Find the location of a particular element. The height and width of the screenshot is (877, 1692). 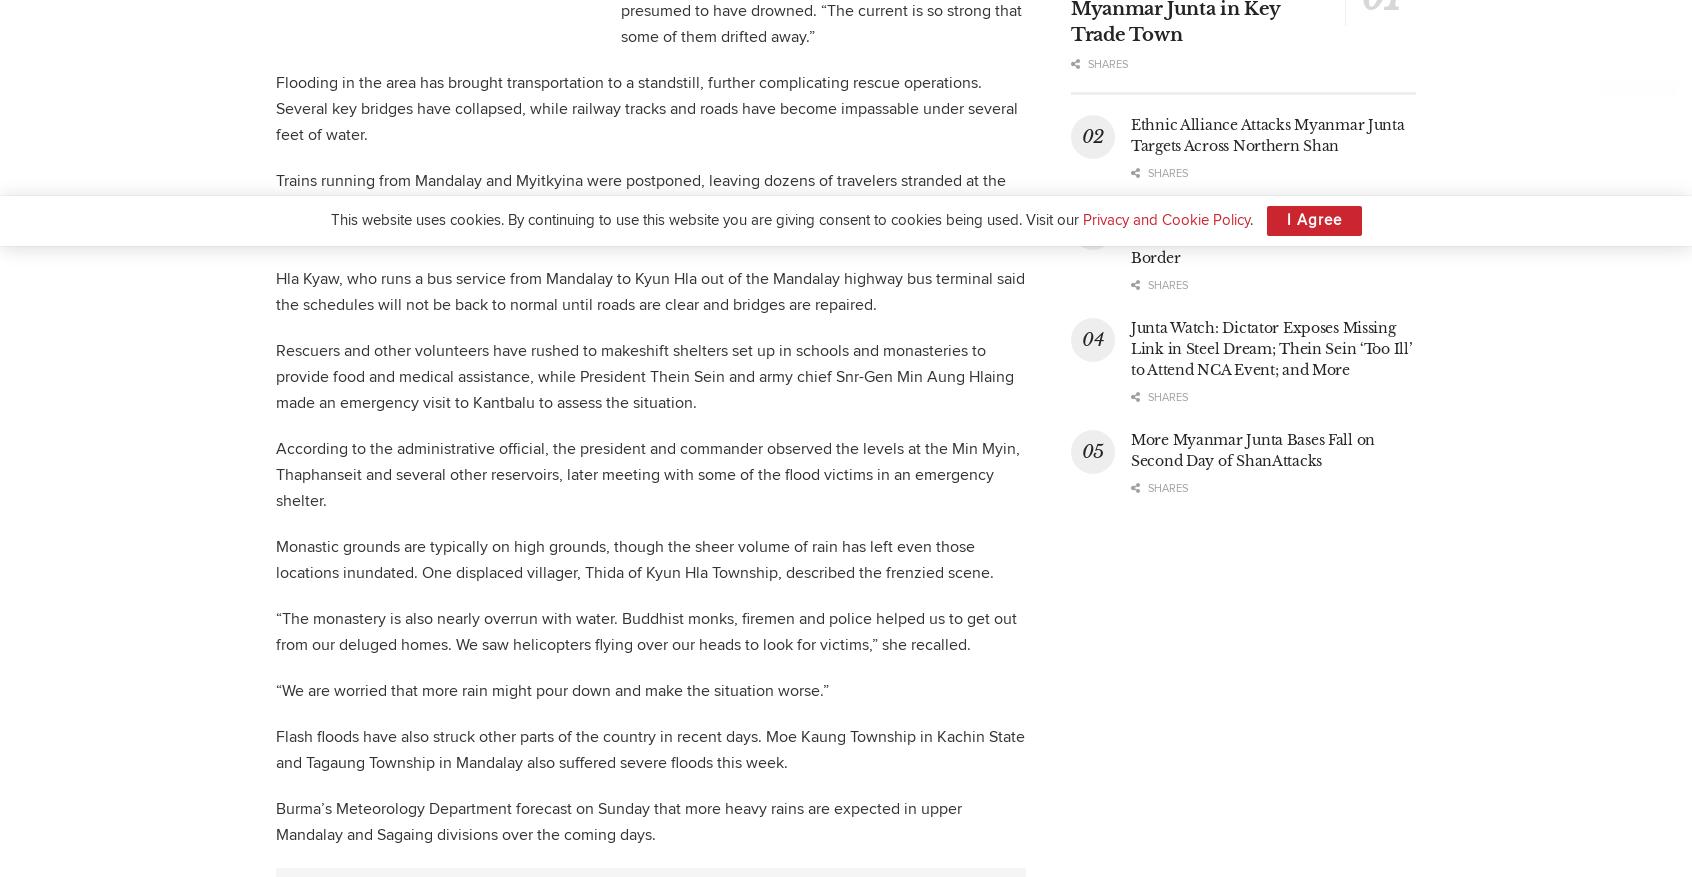

'Monastic grounds are typically on high grounds, though the sheer volume of rain has left even those locations inundated. One displaced villager, Thida of Kyun Hla Township, described the frenzied scene.' is located at coordinates (634, 559).